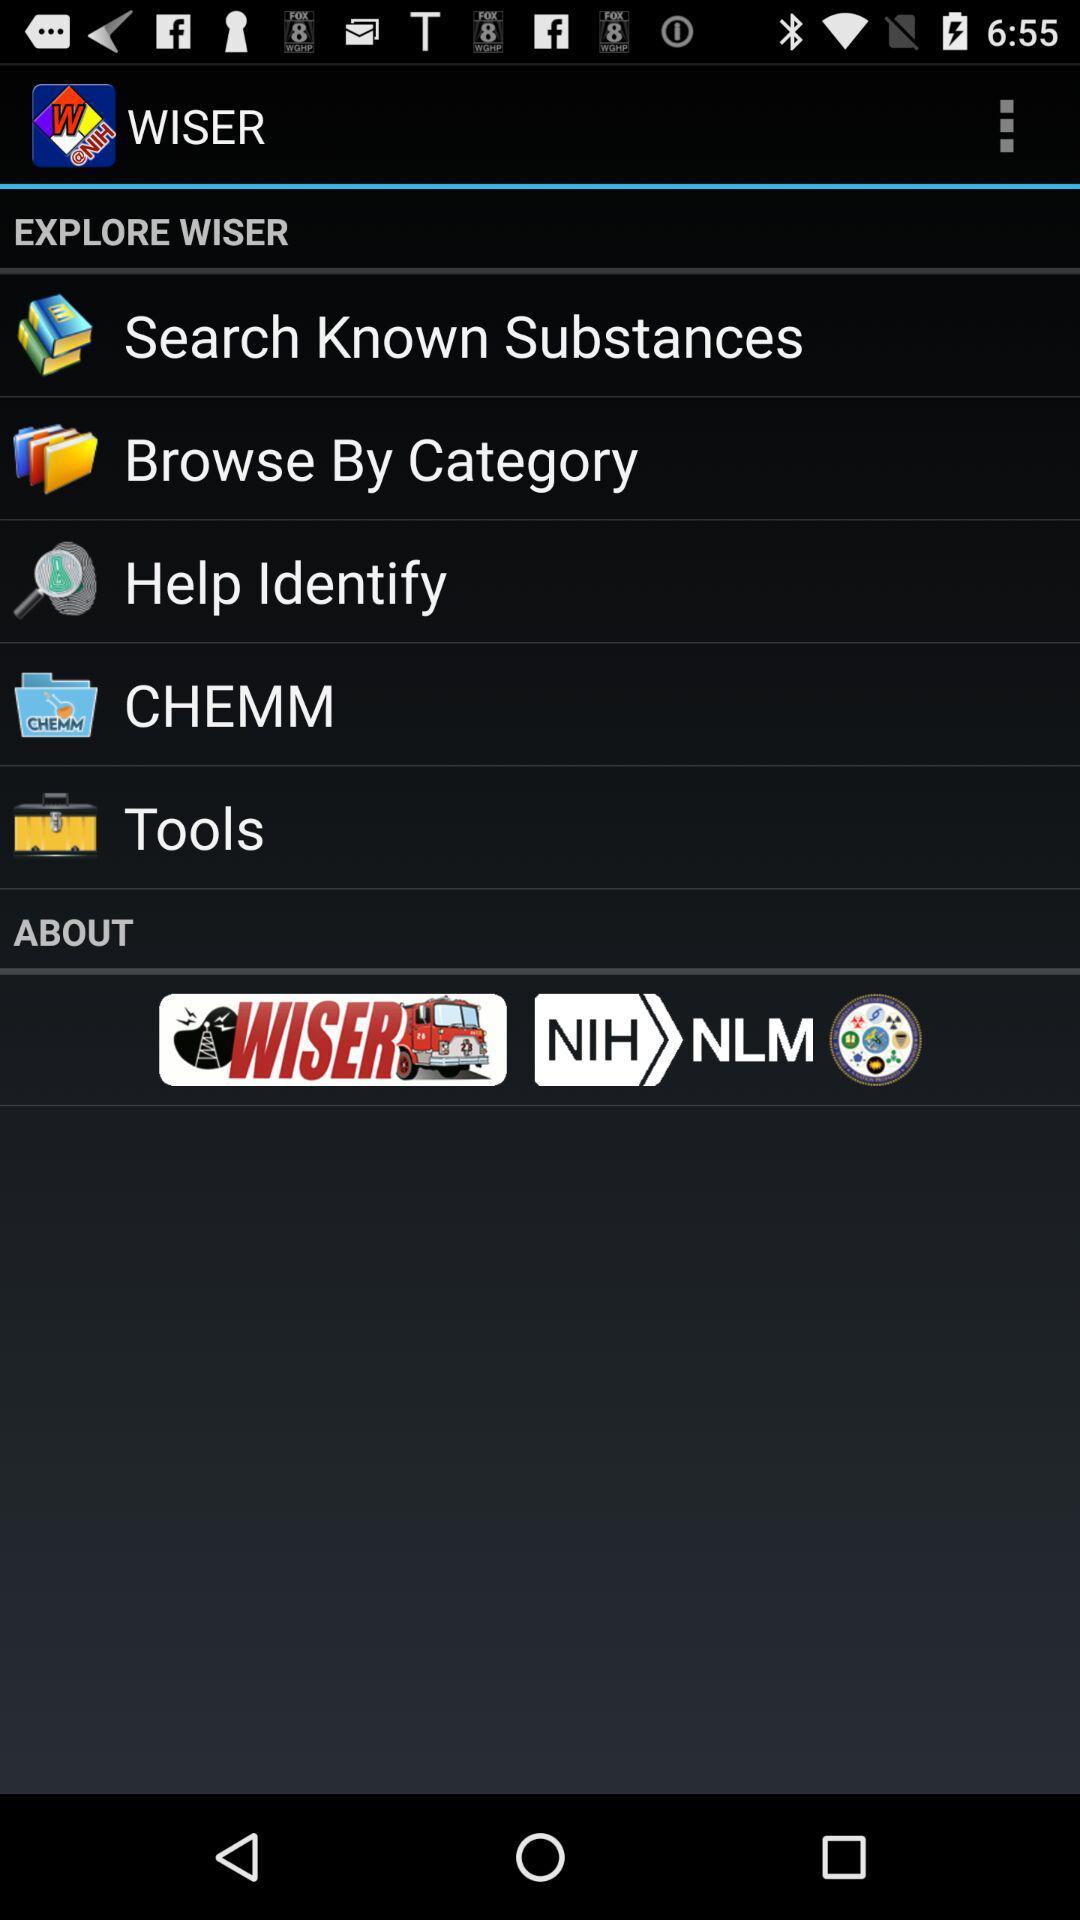  Describe the element at coordinates (1006, 124) in the screenshot. I see `the item next to wiser app` at that location.